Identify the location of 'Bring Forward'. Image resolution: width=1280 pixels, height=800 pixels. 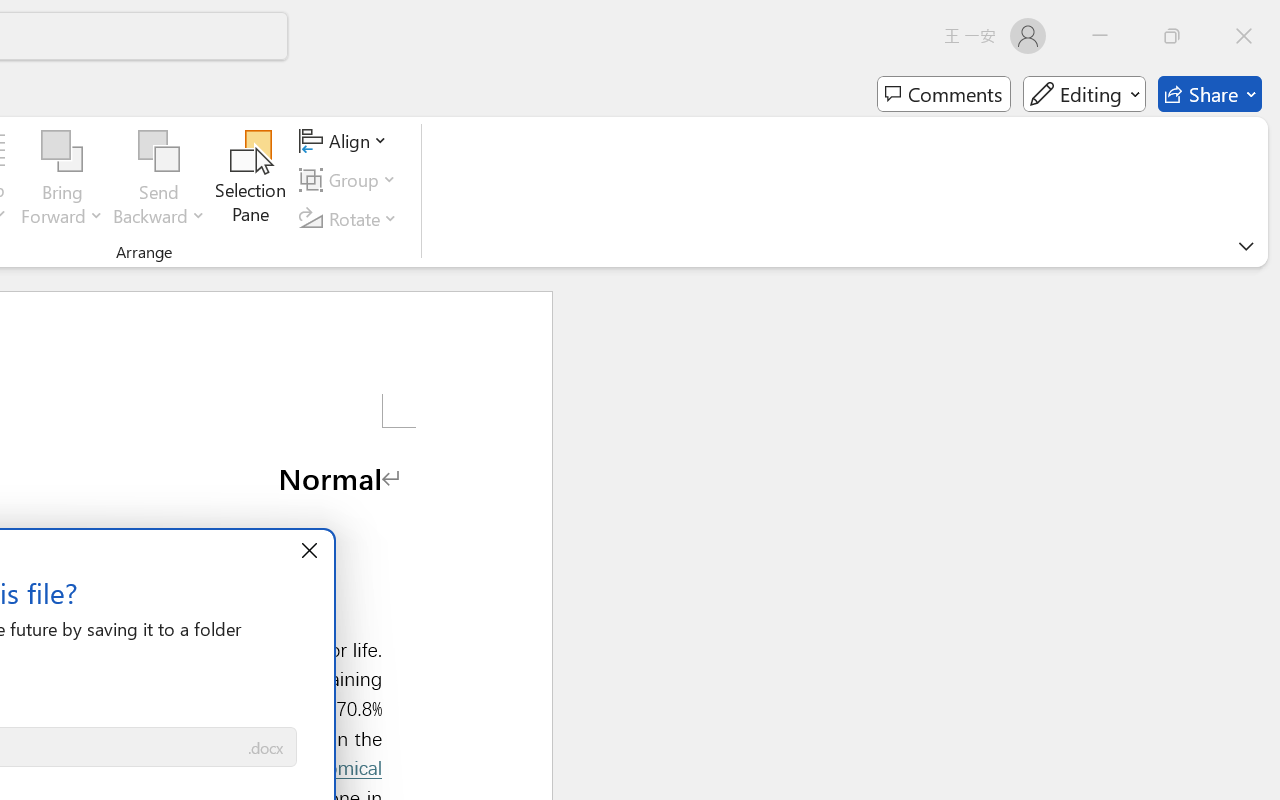
(62, 151).